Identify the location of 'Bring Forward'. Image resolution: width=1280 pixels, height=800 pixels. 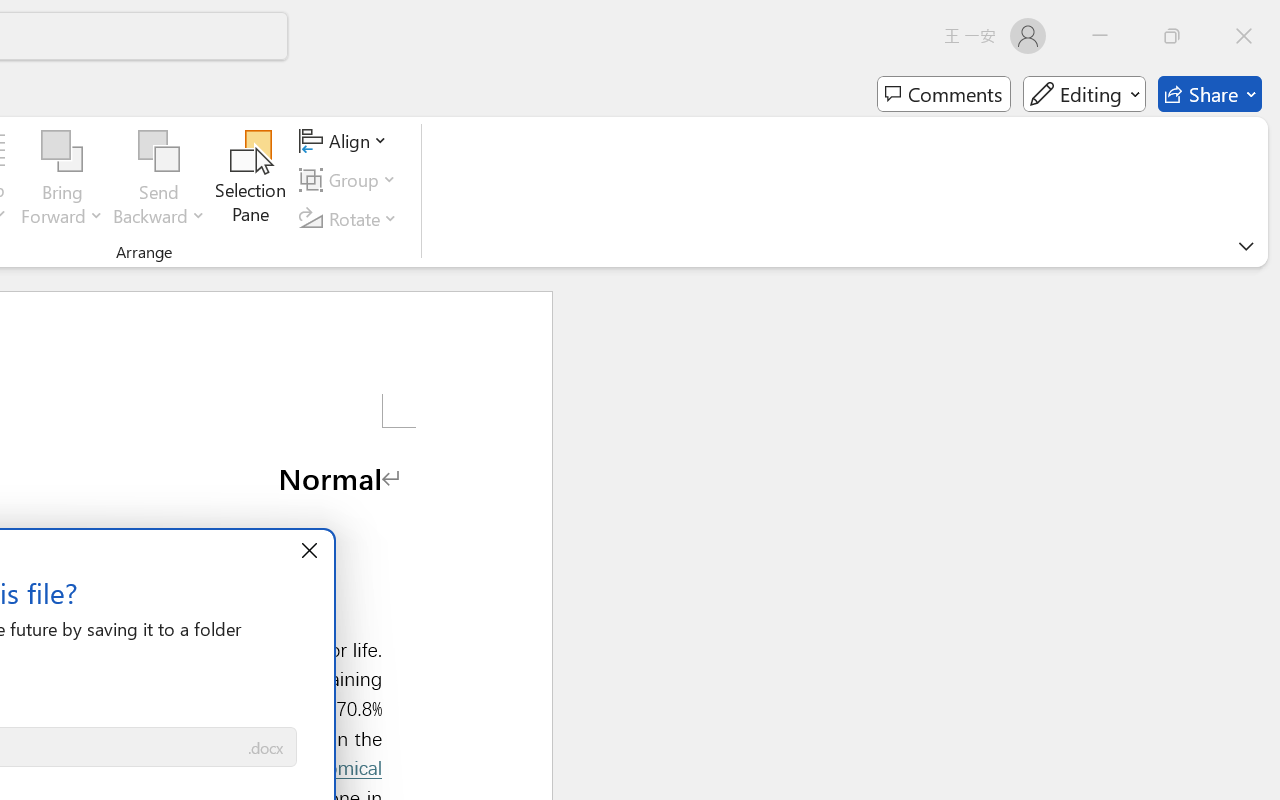
(62, 151).